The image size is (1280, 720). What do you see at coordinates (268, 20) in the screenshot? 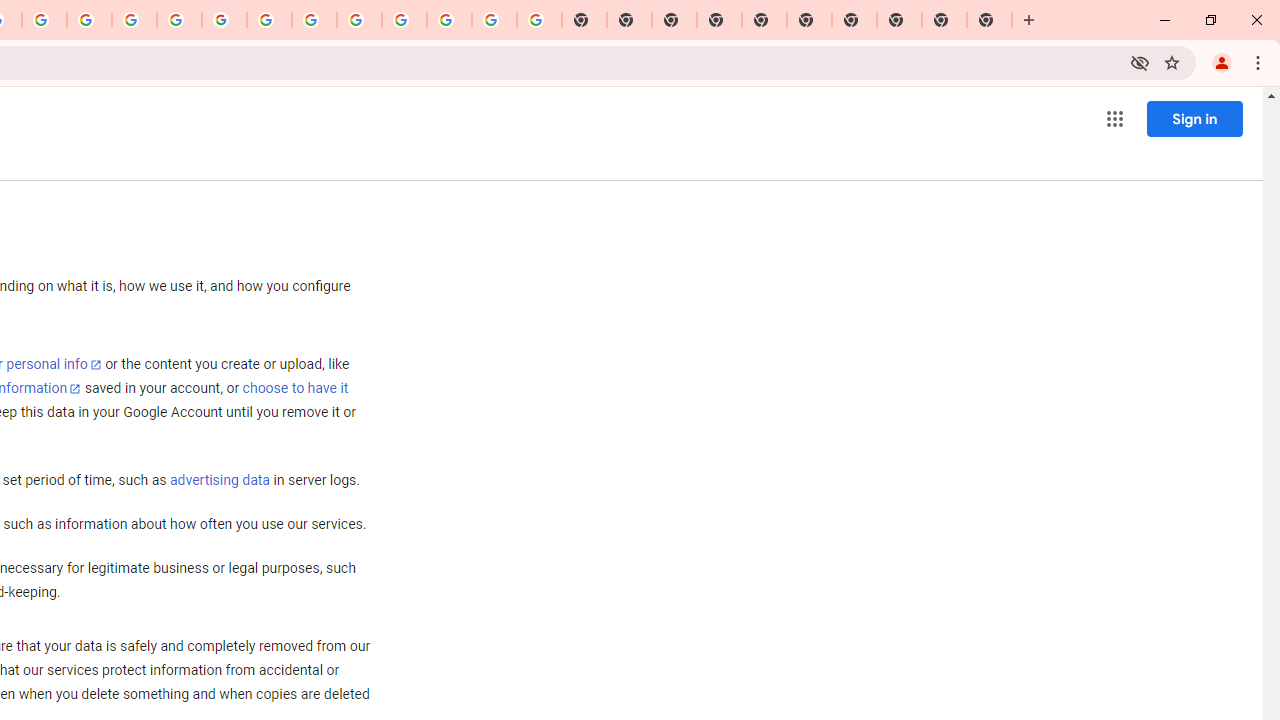
I see `'YouTube'` at bounding box center [268, 20].